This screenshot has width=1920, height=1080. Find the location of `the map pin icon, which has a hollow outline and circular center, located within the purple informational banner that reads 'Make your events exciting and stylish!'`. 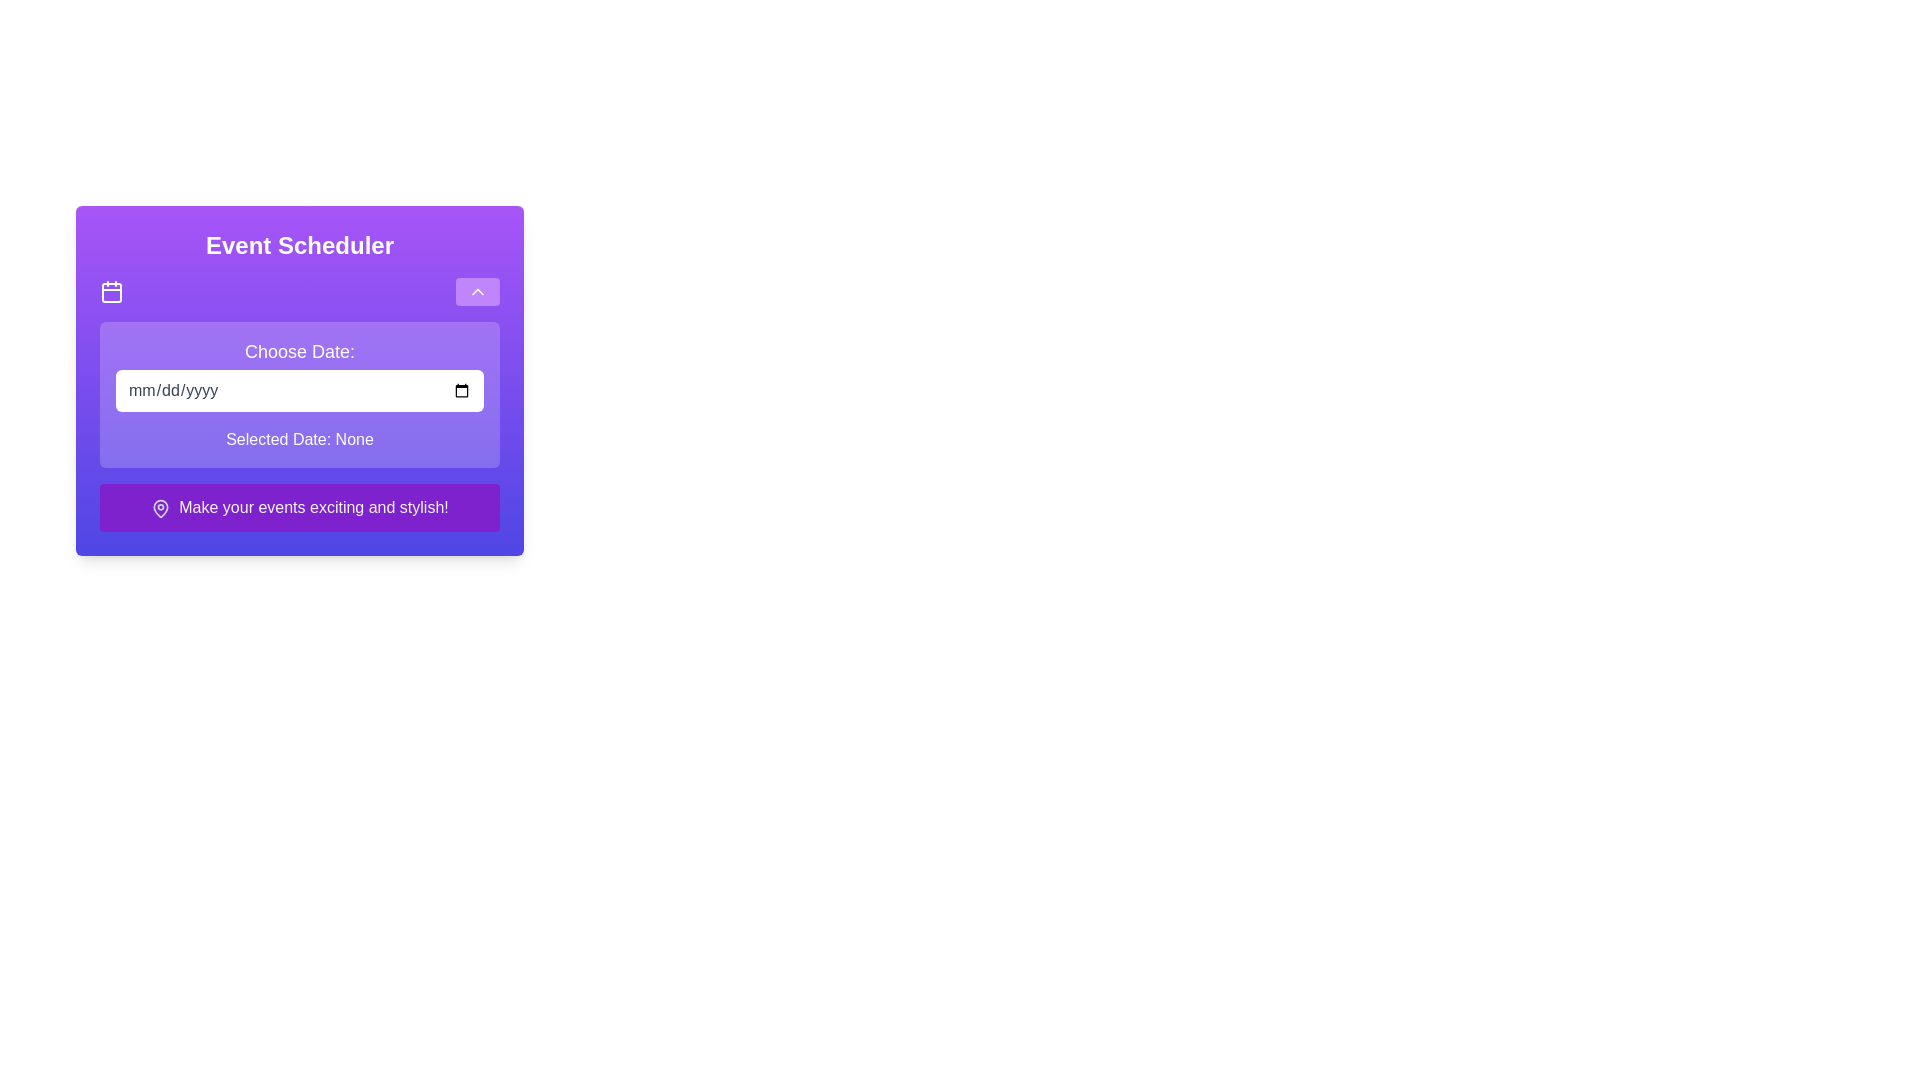

the map pin icon, which has a hollow outline and circular center, located within the purple informational banner that reads 'Make your events exciting and stylish!' is located at coordinates (161, 507).